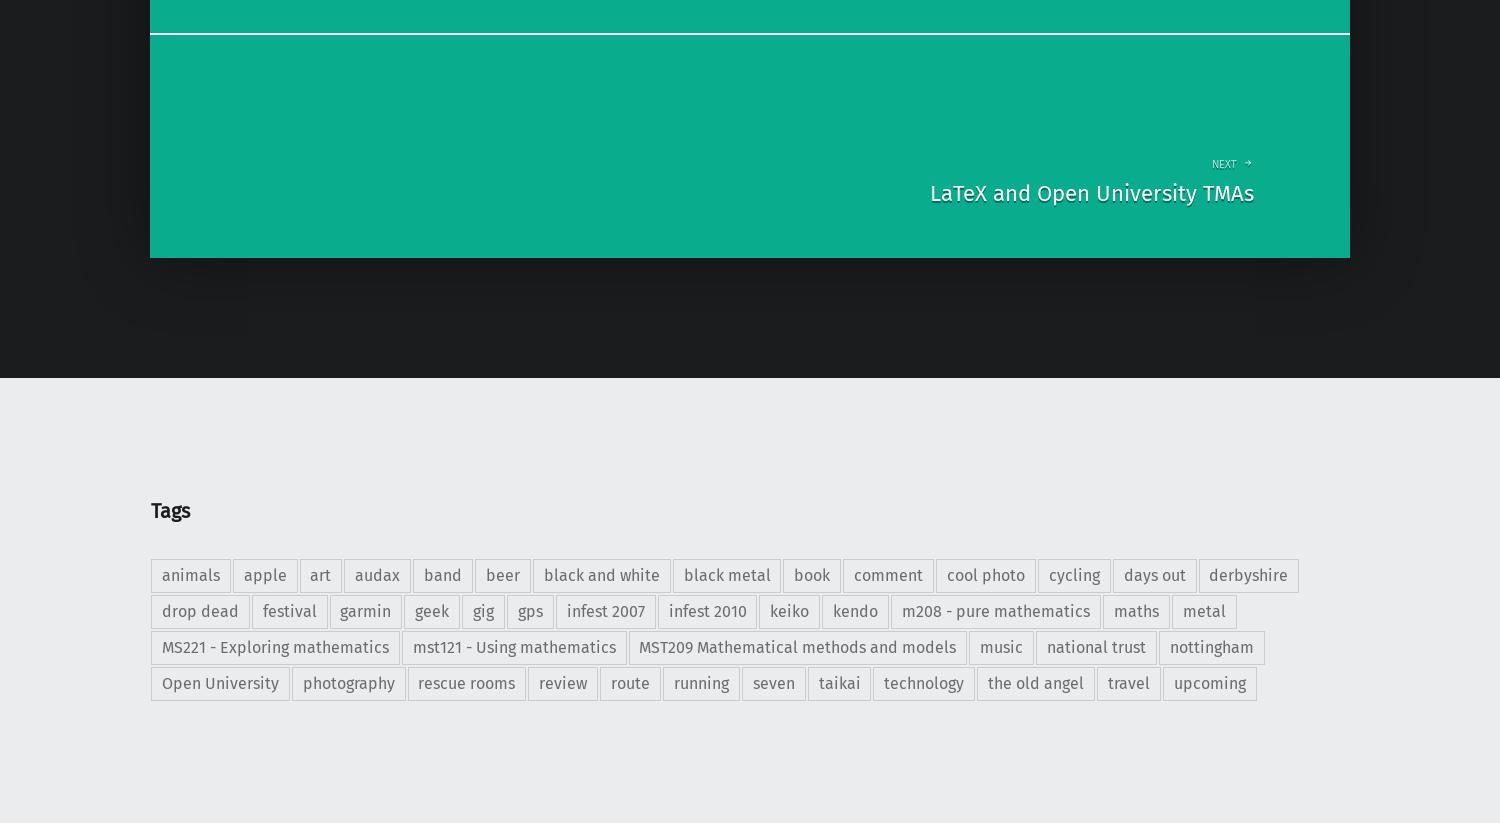 The height and width of the screenshot is (823, 1500). I want to click on 'taikai', so click(837, 682).